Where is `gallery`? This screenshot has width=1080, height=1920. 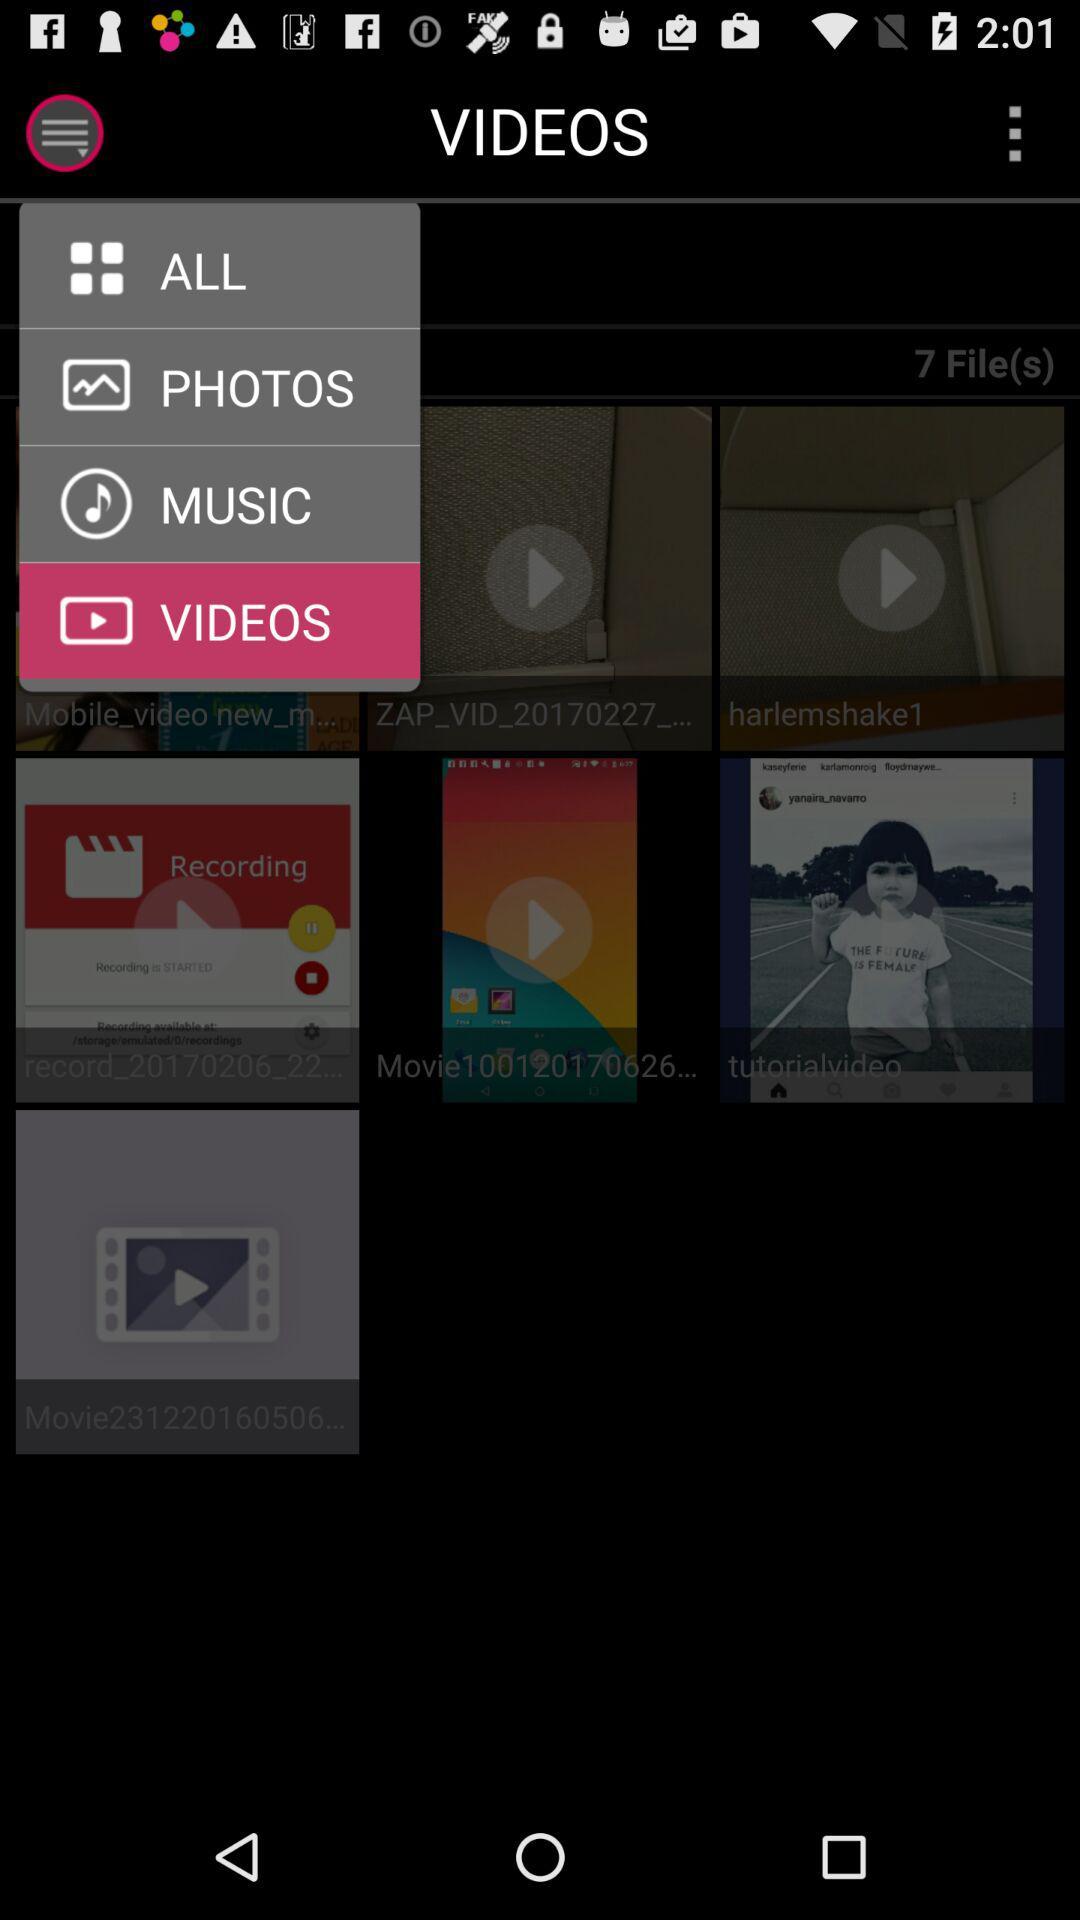
gallery is located at coordinates (219, 444).